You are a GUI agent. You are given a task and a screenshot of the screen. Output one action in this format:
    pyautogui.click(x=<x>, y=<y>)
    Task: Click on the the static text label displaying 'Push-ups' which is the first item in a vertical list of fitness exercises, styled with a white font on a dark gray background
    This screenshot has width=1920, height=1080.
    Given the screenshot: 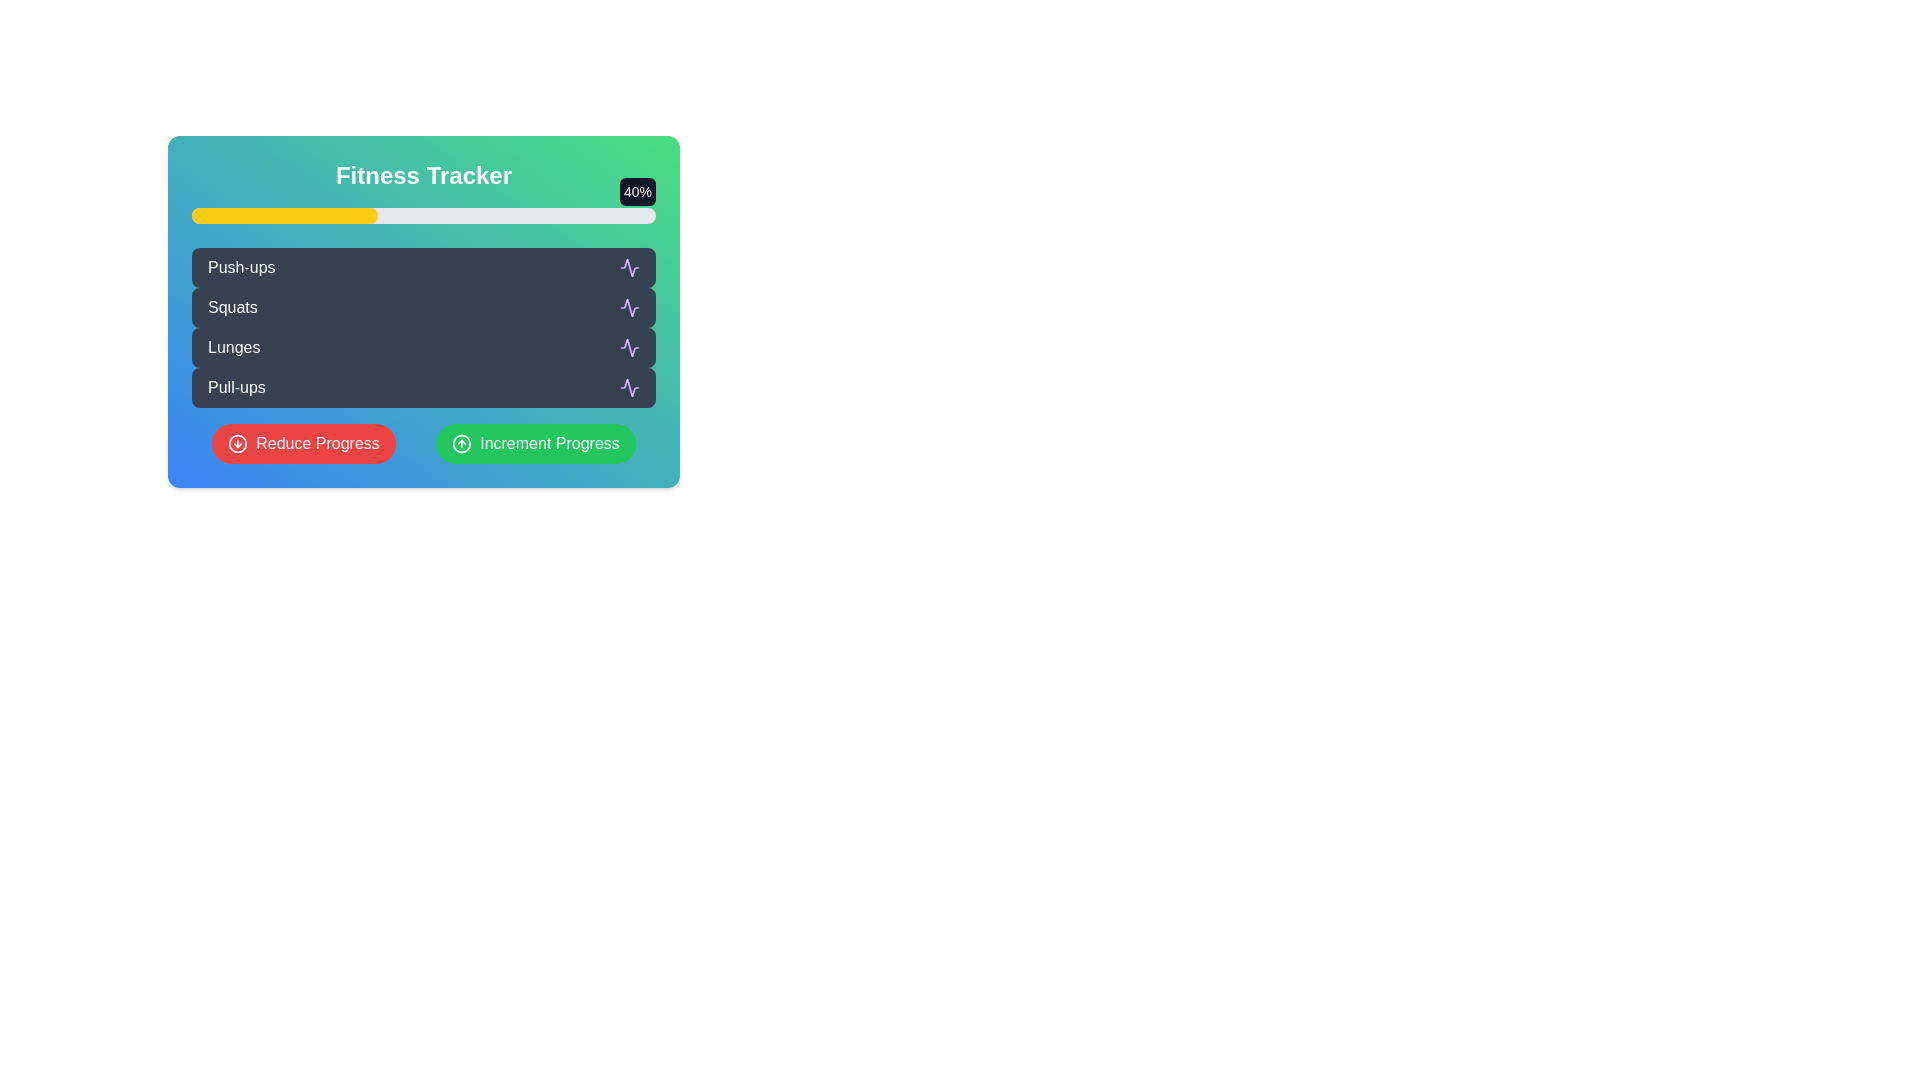 What is the action you would take?
    pyautogui.click(x=240, y=266)
    